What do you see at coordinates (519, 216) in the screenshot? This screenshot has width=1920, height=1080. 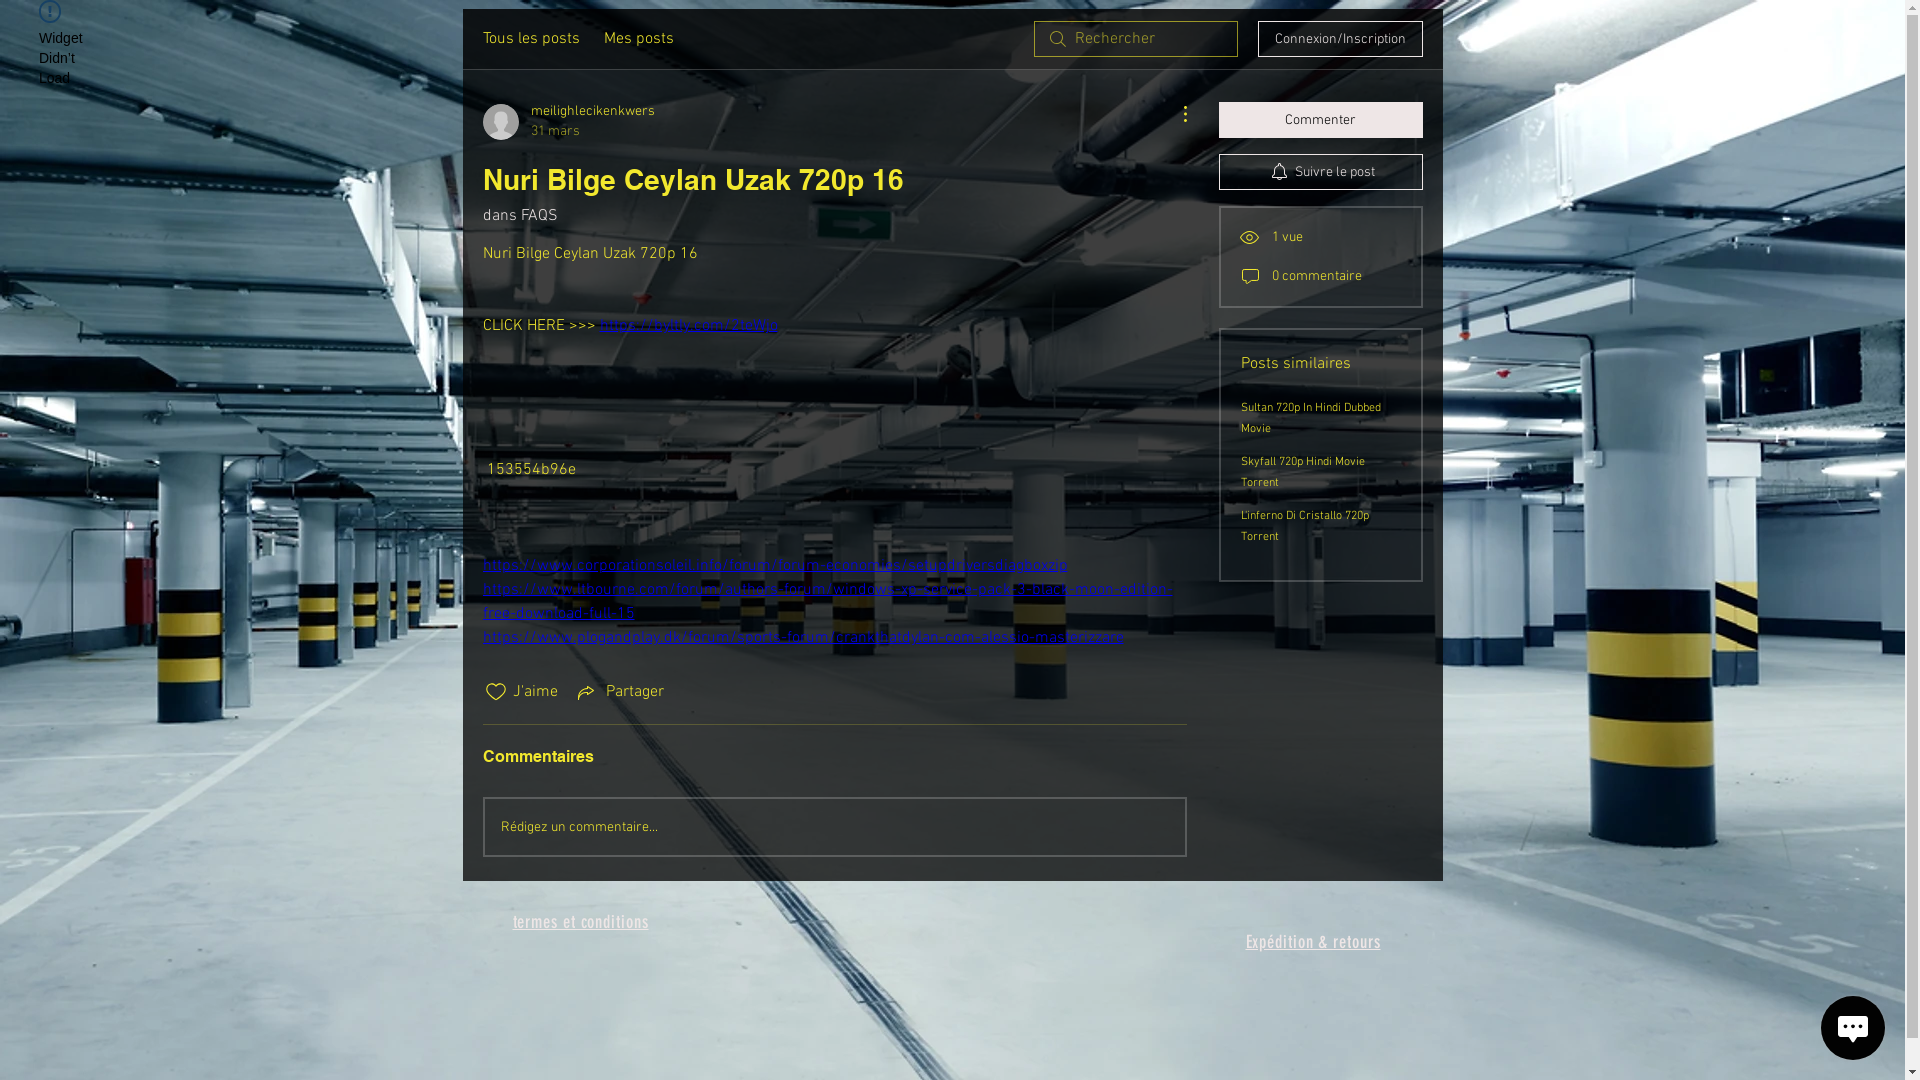 I see `'dans FAQS'` at bounding box center [519, 216].